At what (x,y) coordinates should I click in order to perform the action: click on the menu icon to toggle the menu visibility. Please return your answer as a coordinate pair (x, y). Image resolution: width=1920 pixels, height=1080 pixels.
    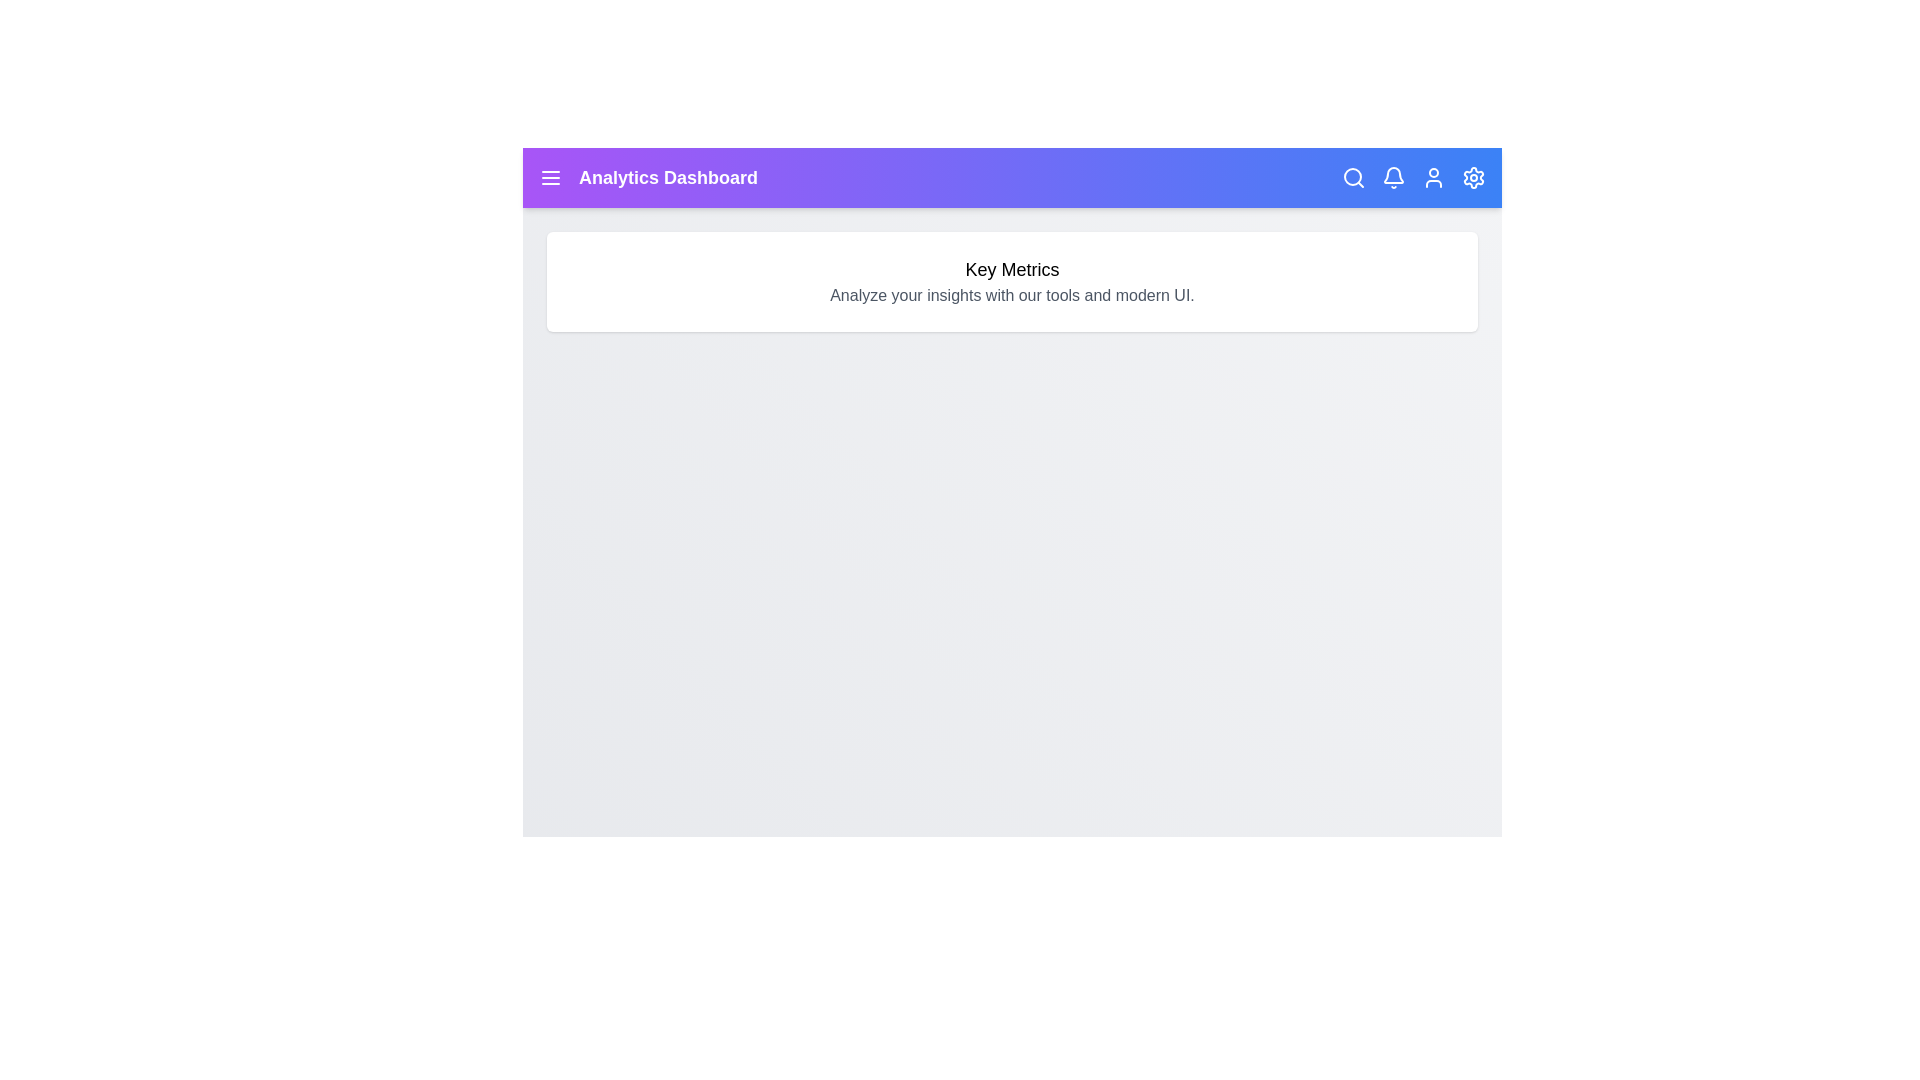
    Looking at the image, I should click on (551, 176).